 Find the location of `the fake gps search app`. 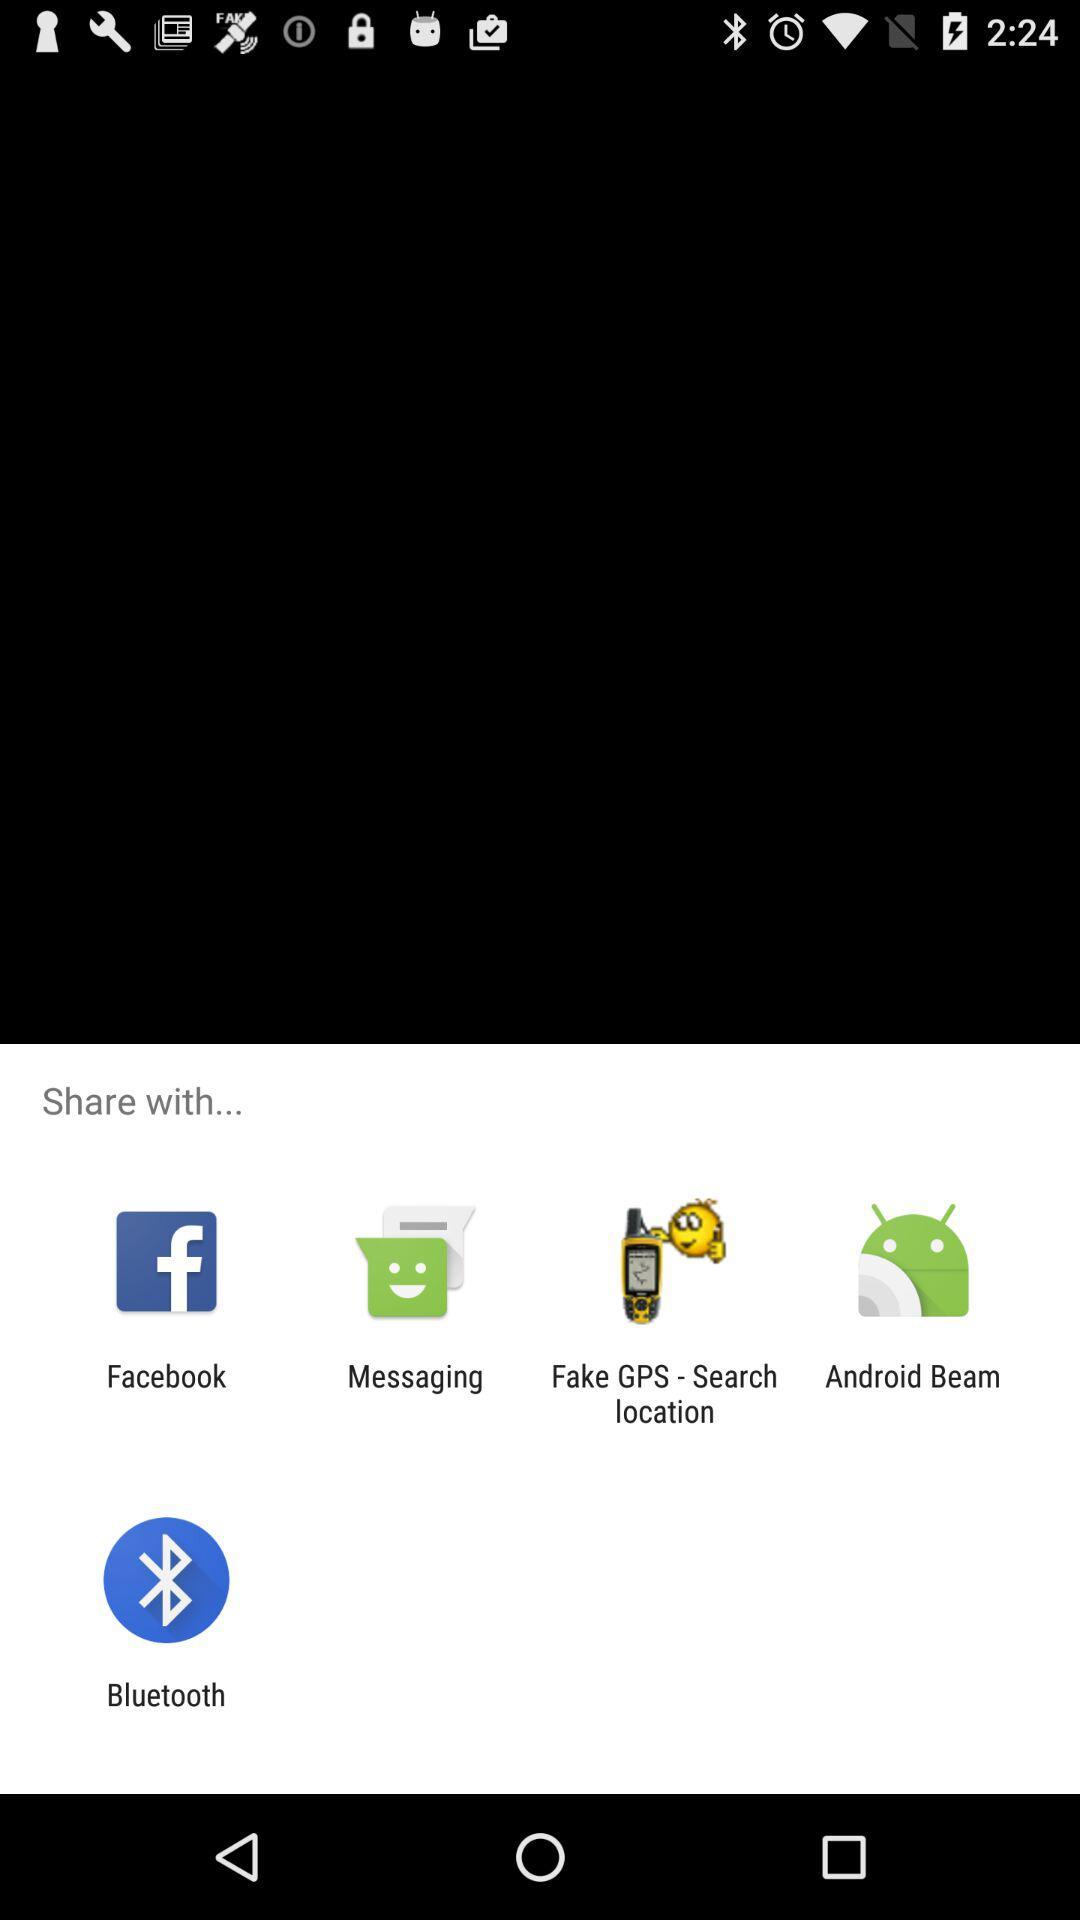

the fake gps search app is located at coordinates (664, 1392).